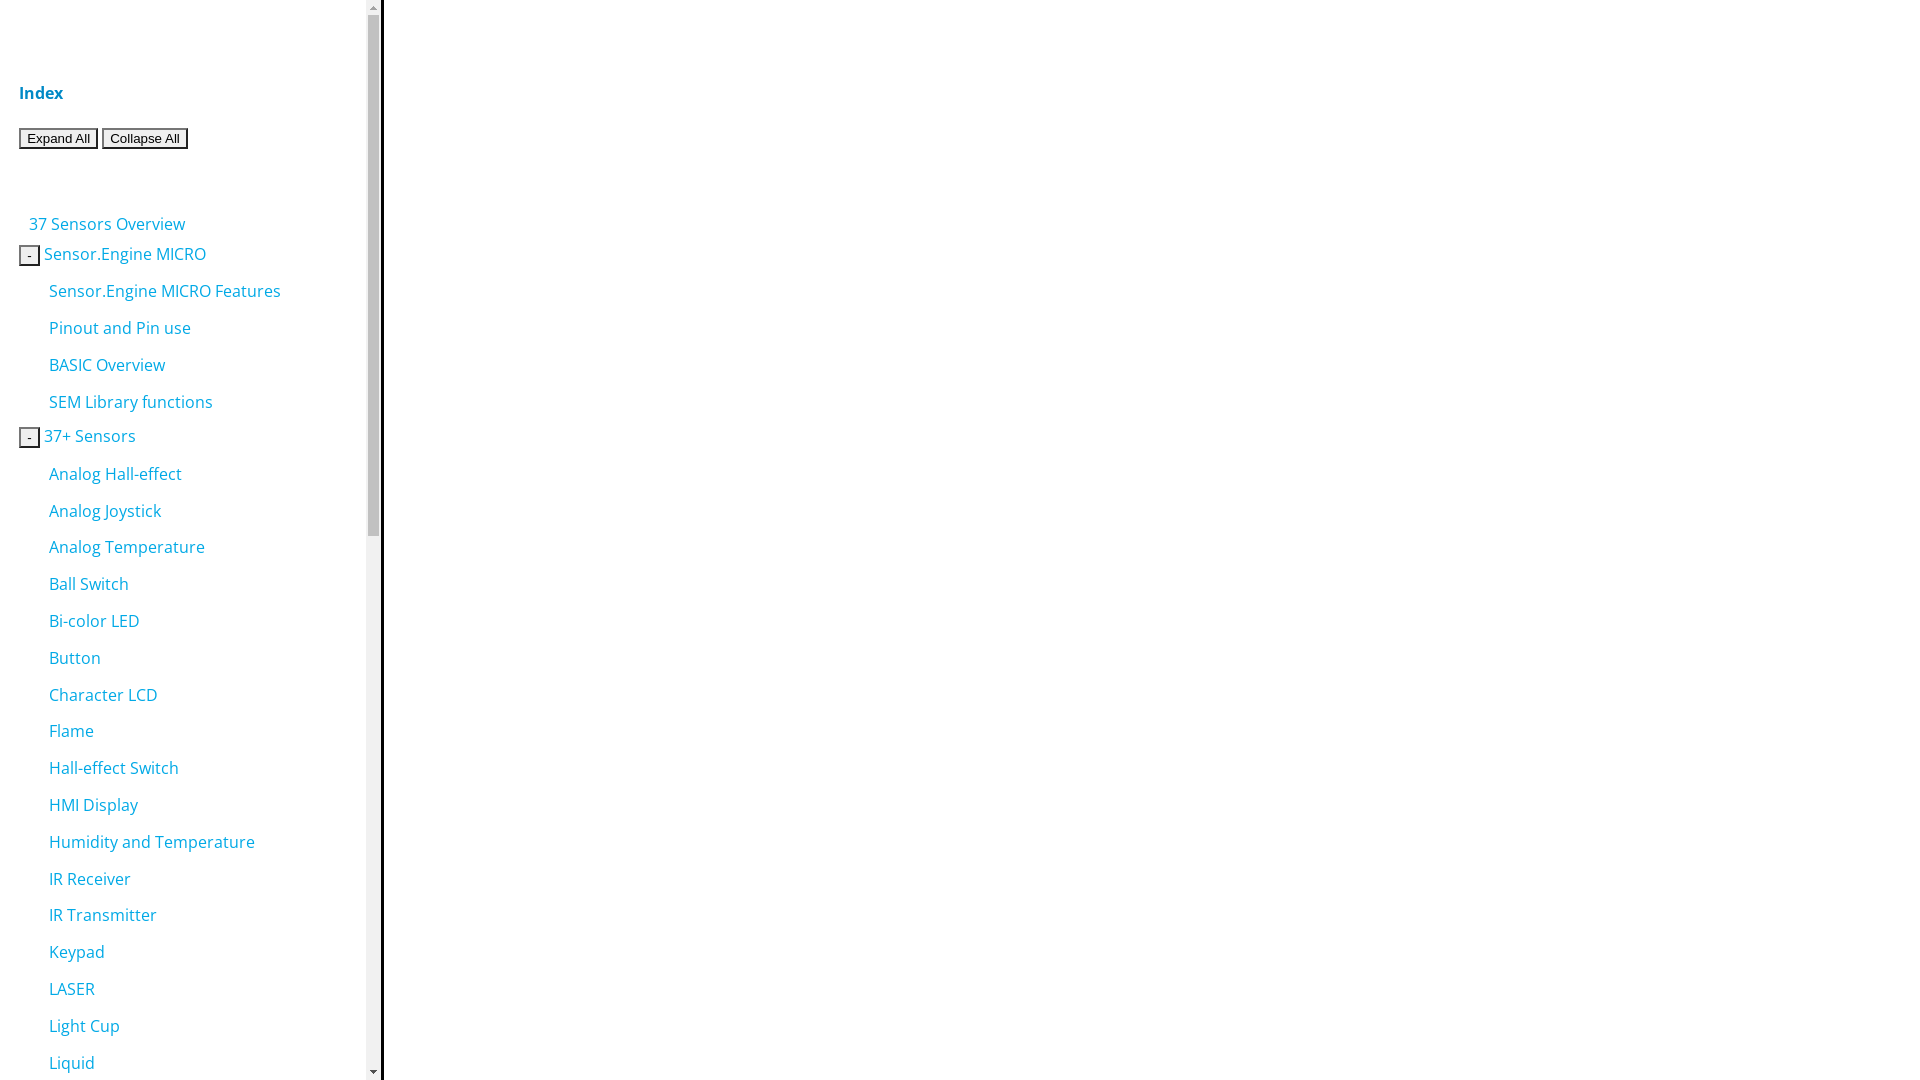 The image size is (1920, 1080). What do you see at coordinates (28, 254) in the screenshot?
I see `'-'` at bounding box center [28, 254].